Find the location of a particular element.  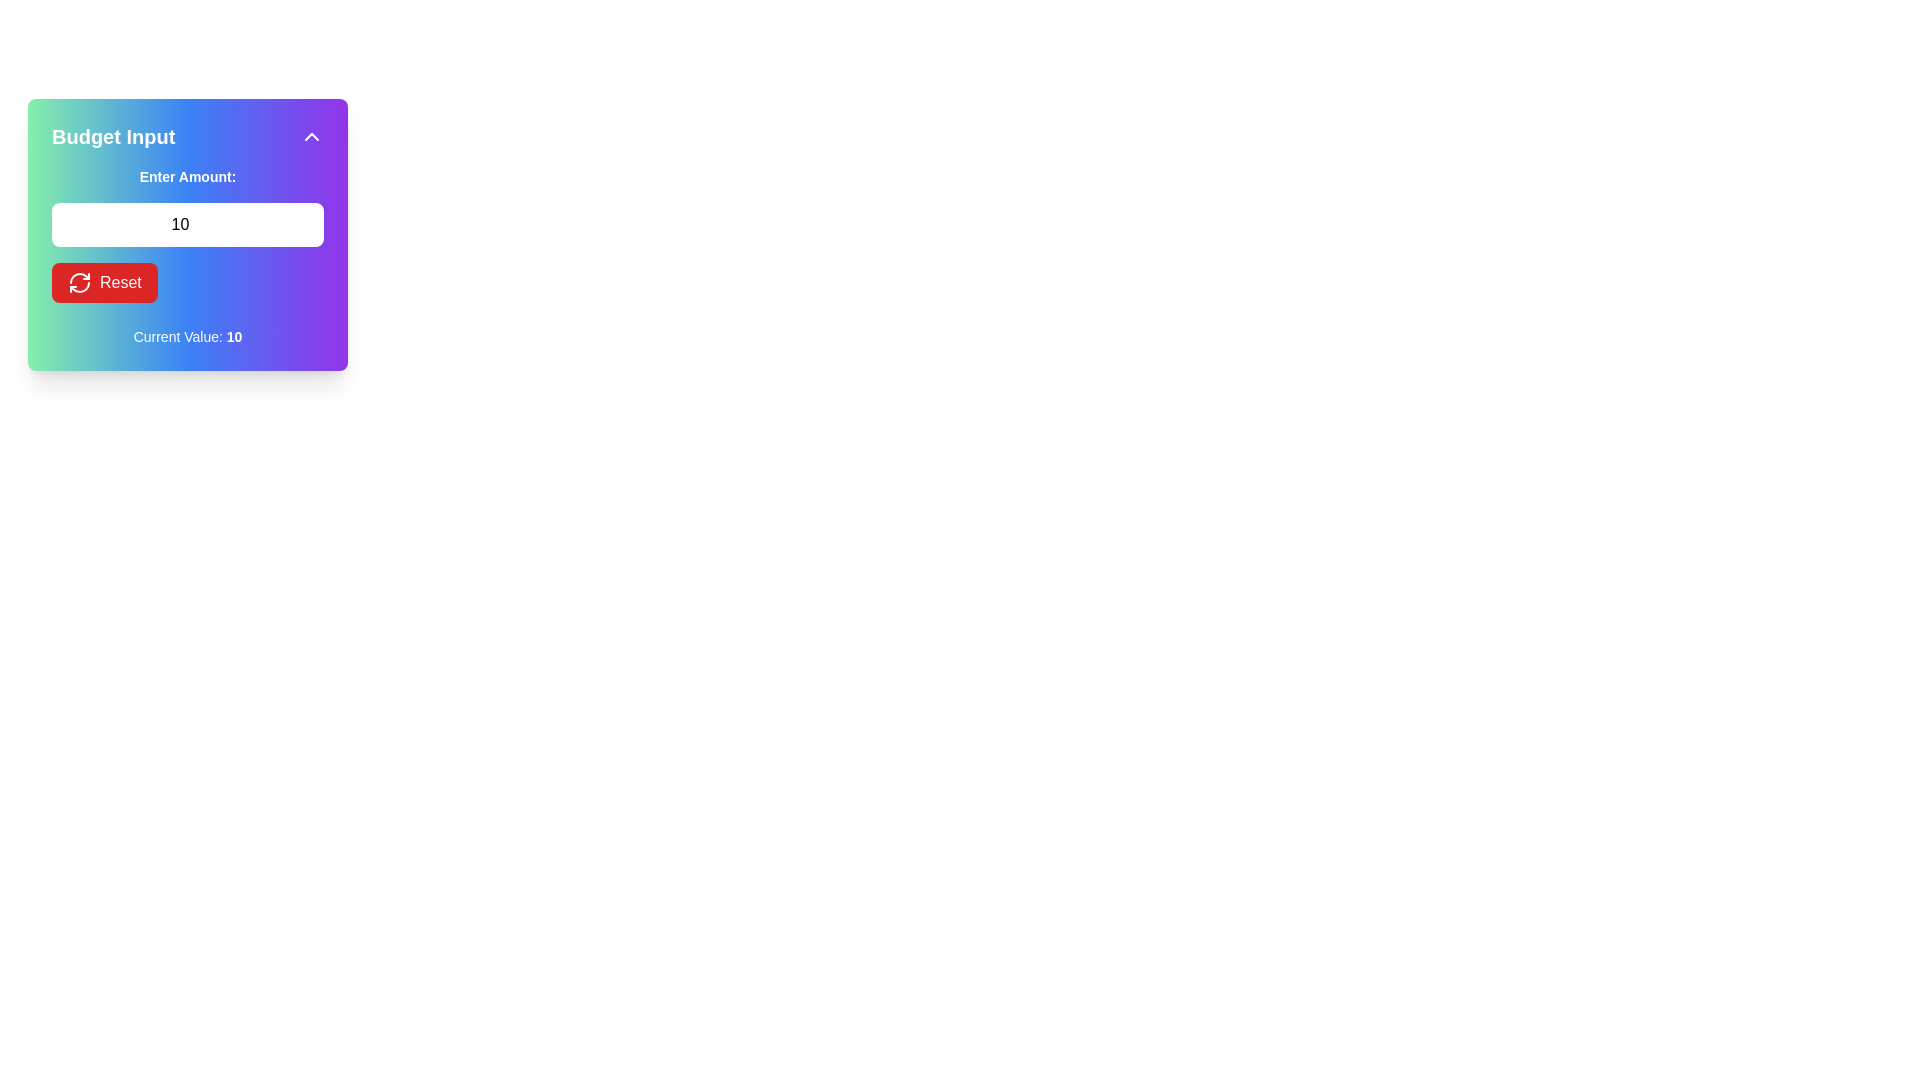

the chevron button in the top-right corner of the 'Budget Input' section is located at coordinates (311, 136).